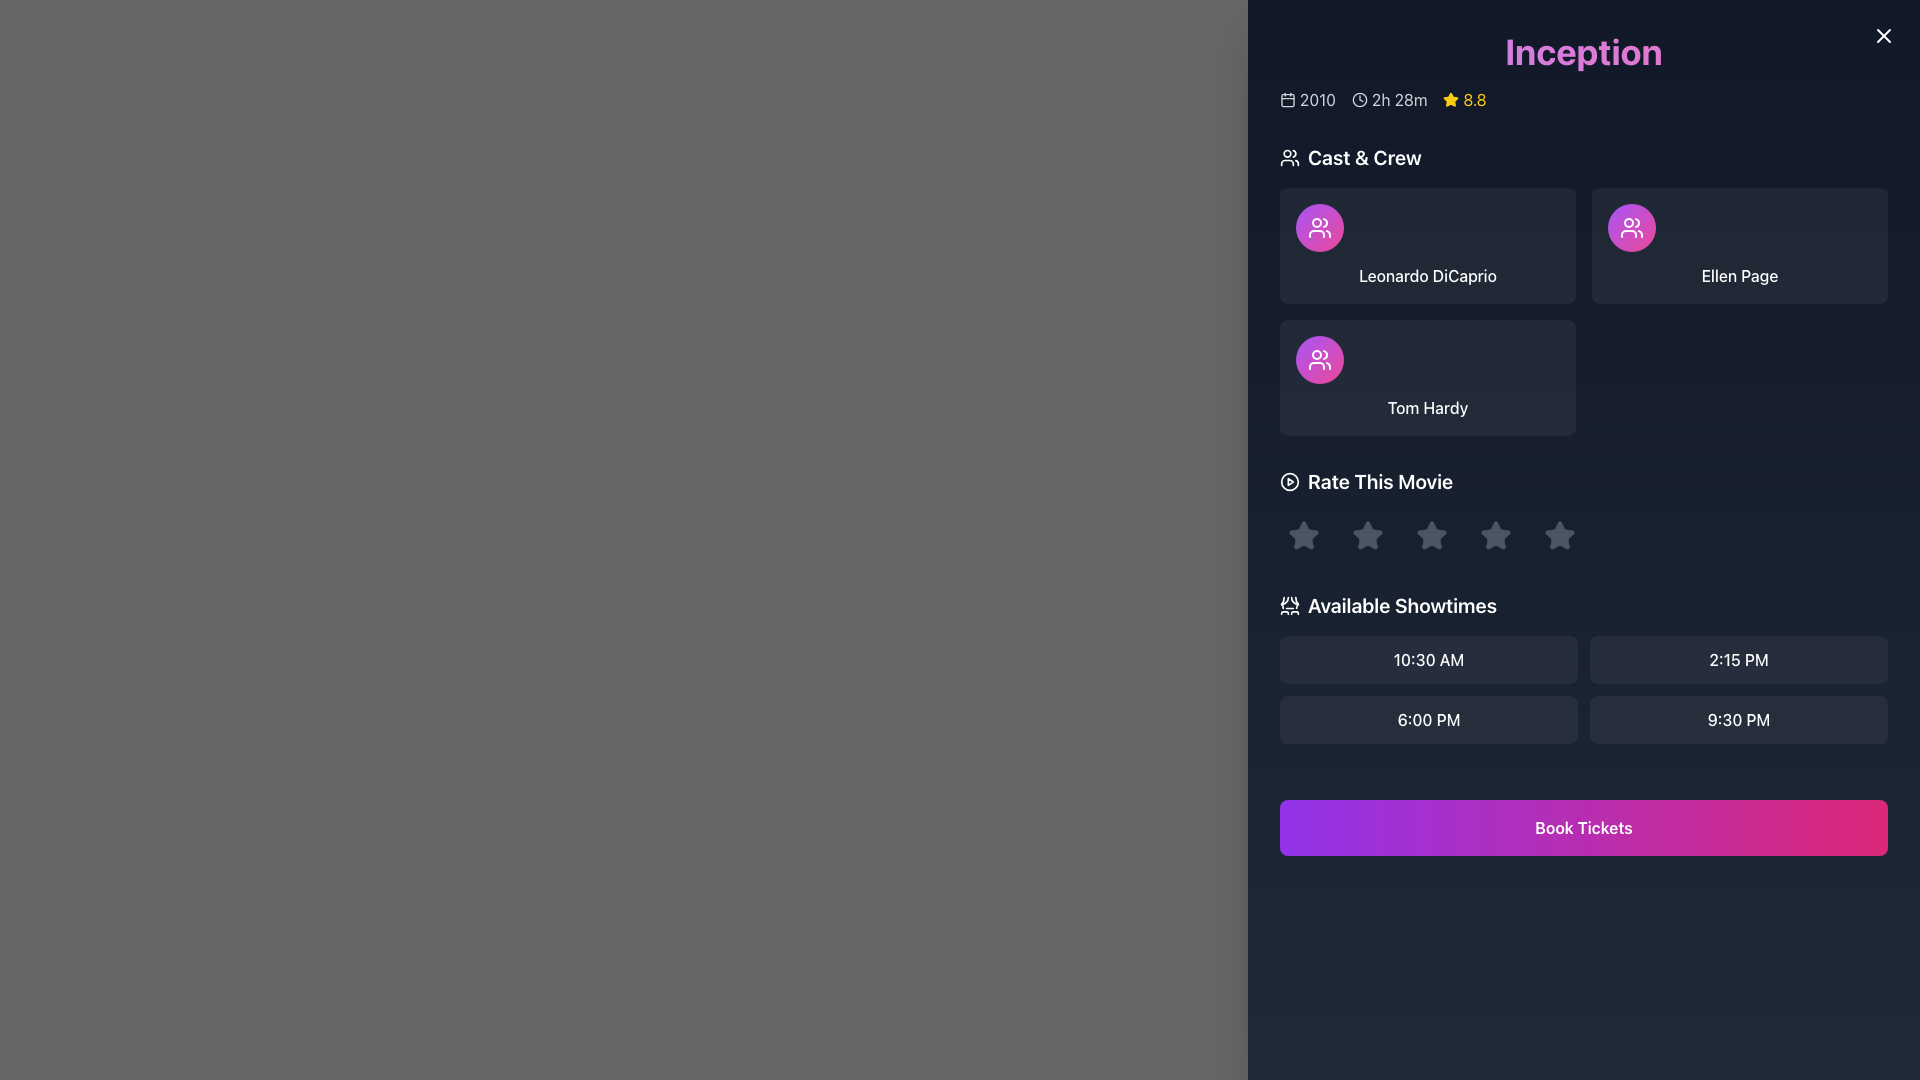 The image size is (1920, 1080). Describe the element at coordinates (1879, 39) in the screenshot. I see `the small rectangle with rounded corners in the SVG icon located in the top-right corner of the interface` at that location.